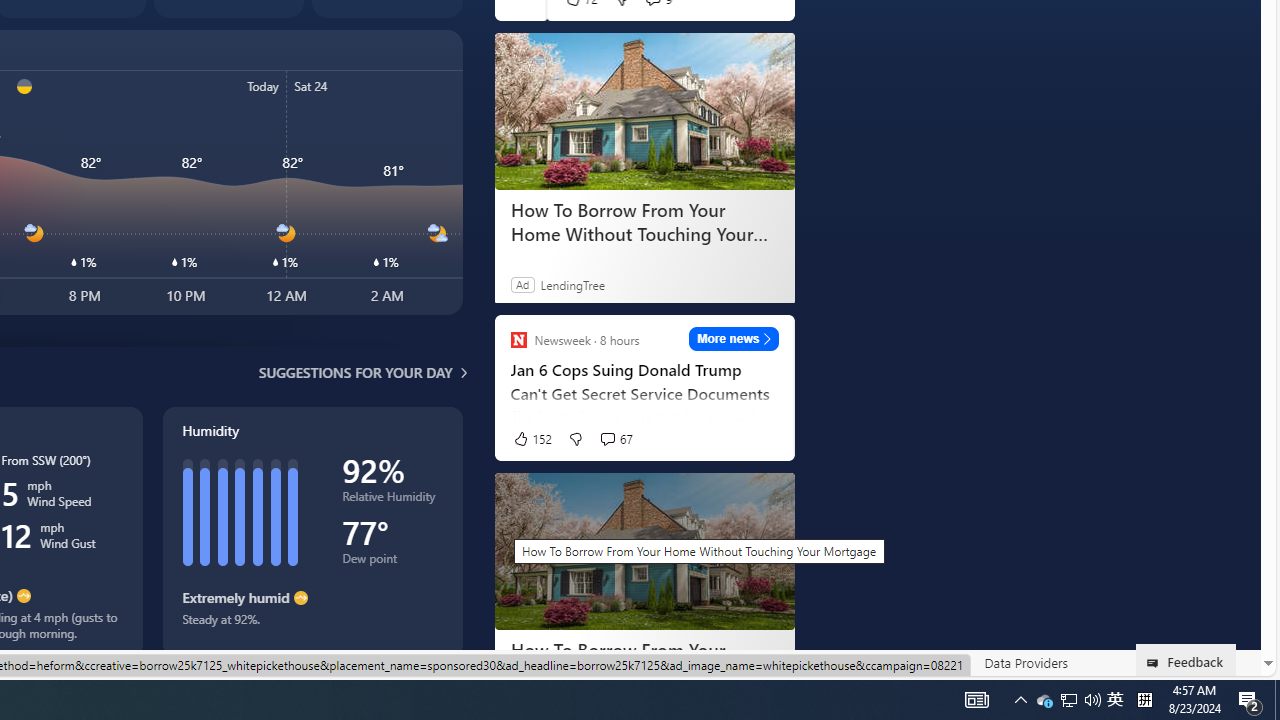 The image size is (1280, 720). Describe the element at coordinates (311, 626) in the screenshot. I see `'Steady at 92%.'` at that location.